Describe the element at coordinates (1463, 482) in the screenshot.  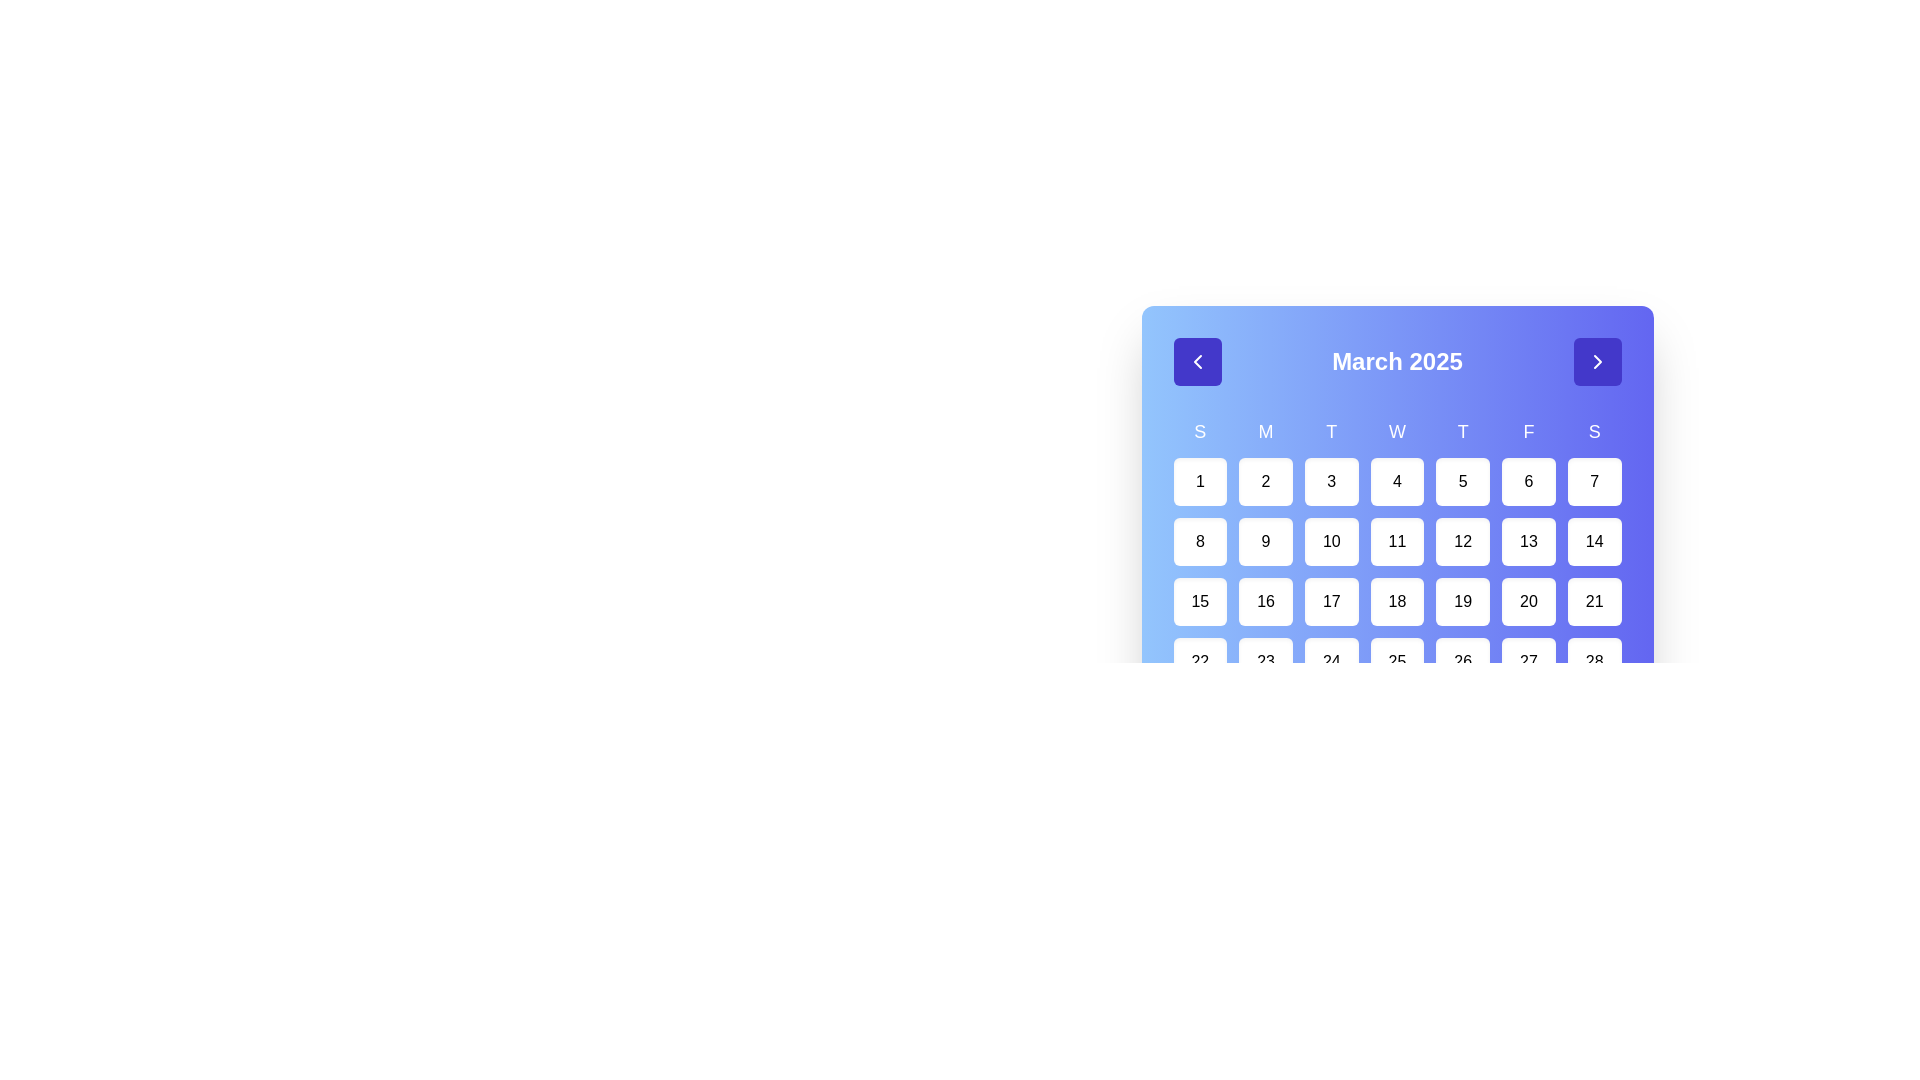
I see `the button displaying the number '5' in bold black text, located in the calendar grid under the column labeled 'F' for Friday` at that location.